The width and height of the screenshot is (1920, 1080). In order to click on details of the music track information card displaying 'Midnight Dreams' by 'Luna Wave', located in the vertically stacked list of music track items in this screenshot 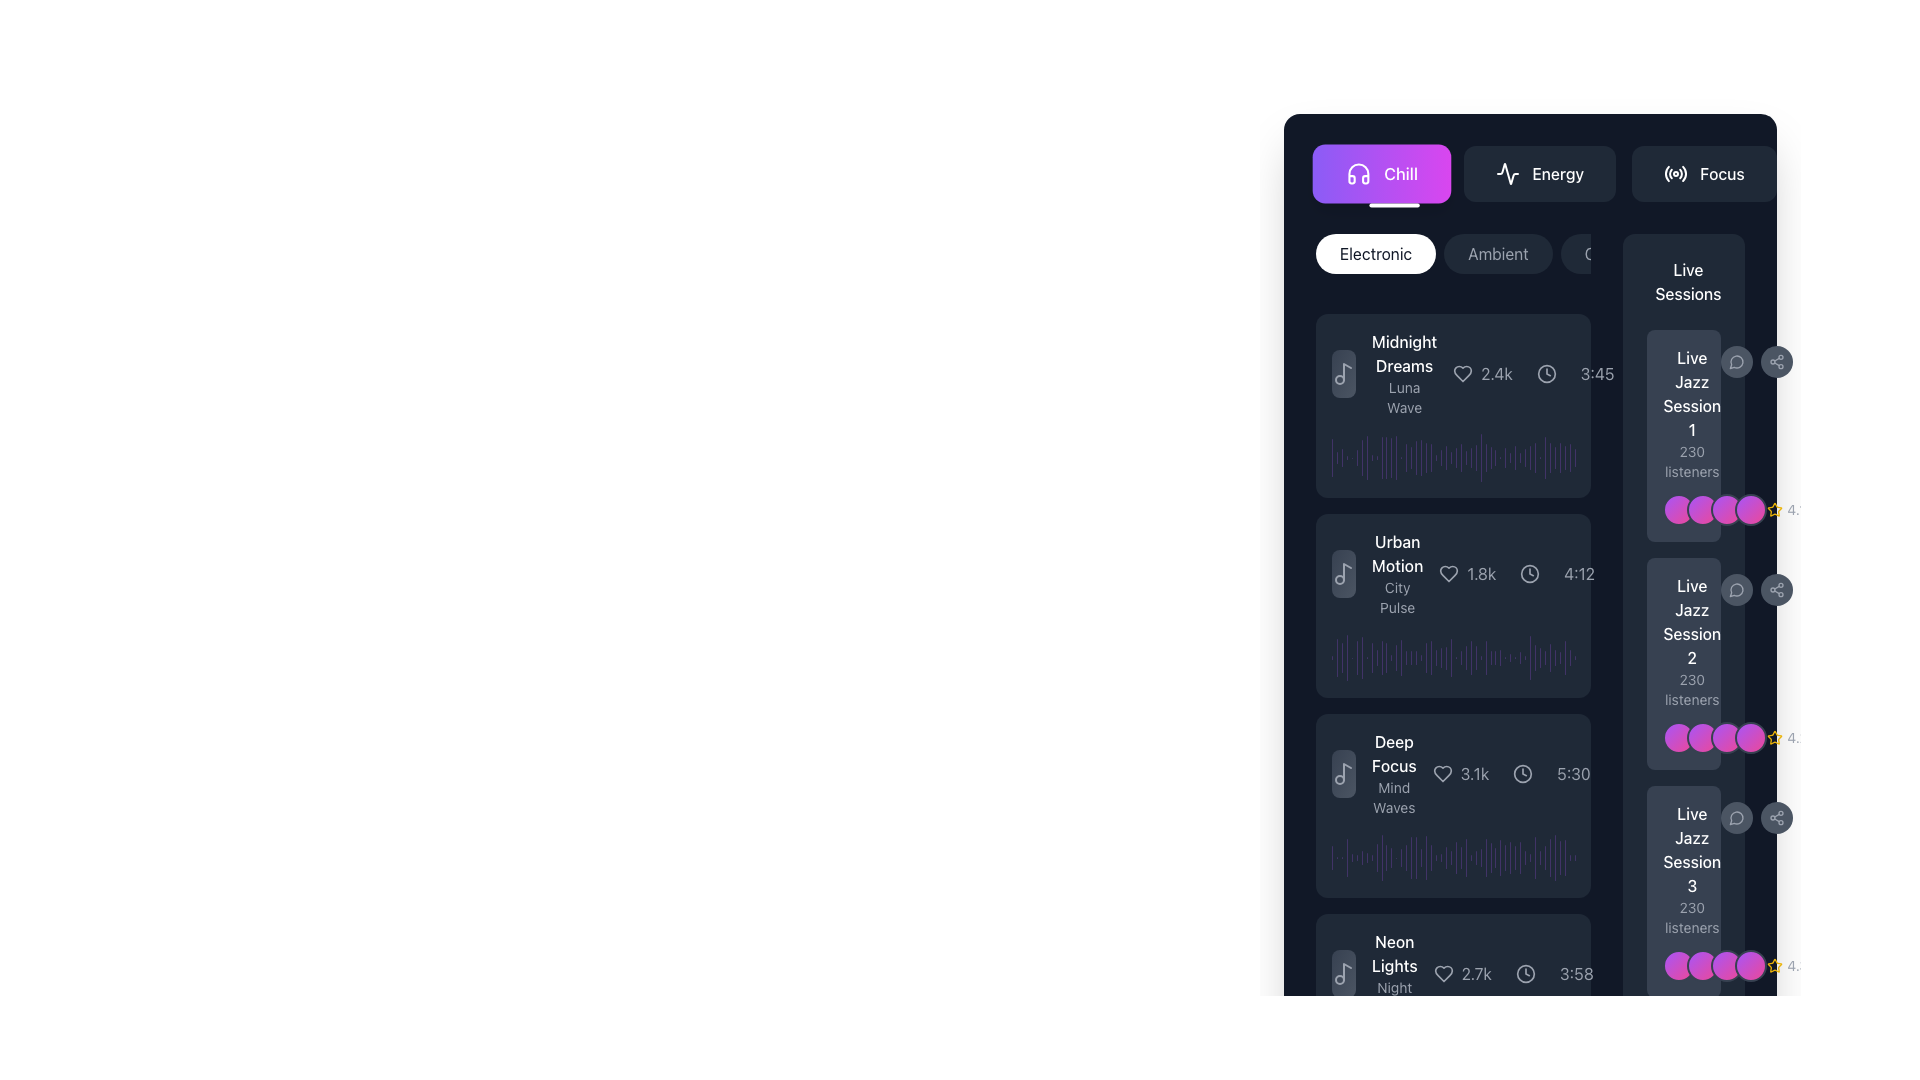, I will do `click(1453, 374)`.